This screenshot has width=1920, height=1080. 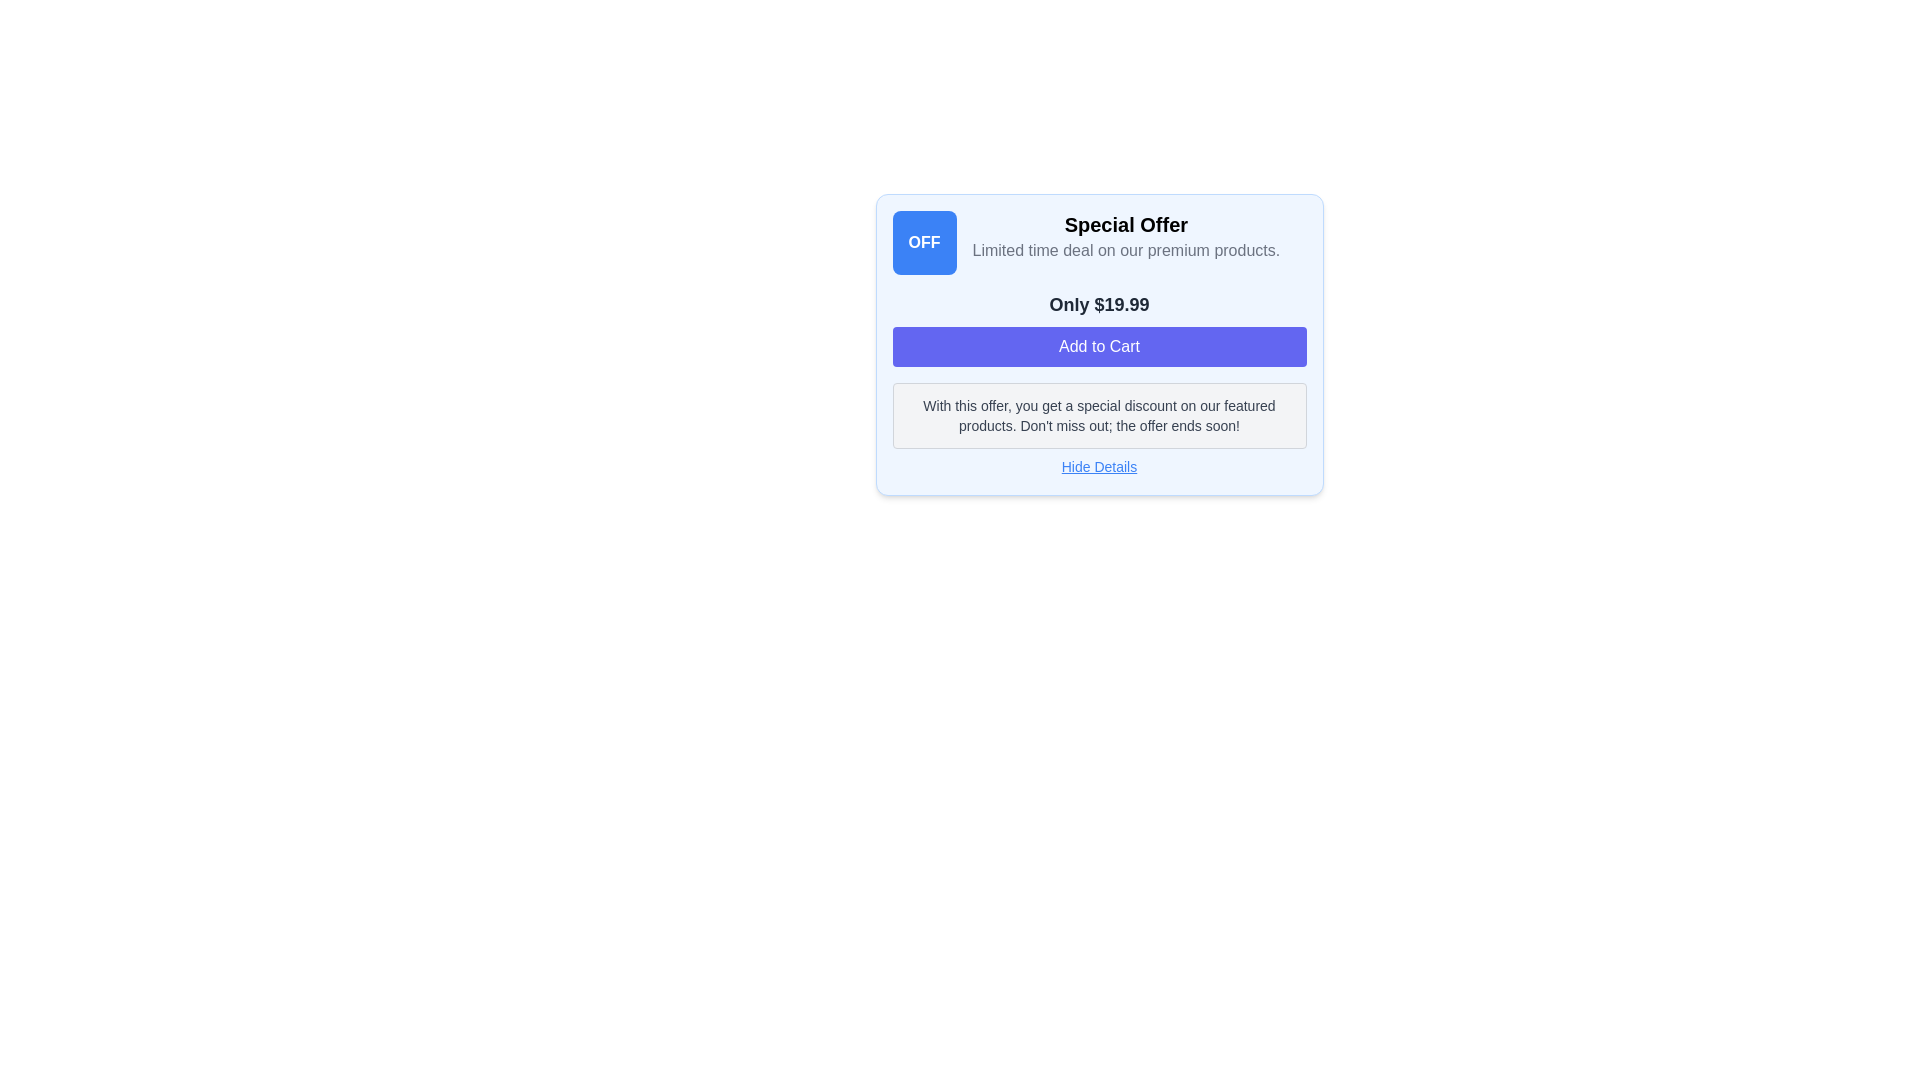 I want to click on the second text item that provides details about the promotional offer, located beneath the bold 'Special Offer' text in the upper portion of the promotional card, so click(x=1126, y=249).